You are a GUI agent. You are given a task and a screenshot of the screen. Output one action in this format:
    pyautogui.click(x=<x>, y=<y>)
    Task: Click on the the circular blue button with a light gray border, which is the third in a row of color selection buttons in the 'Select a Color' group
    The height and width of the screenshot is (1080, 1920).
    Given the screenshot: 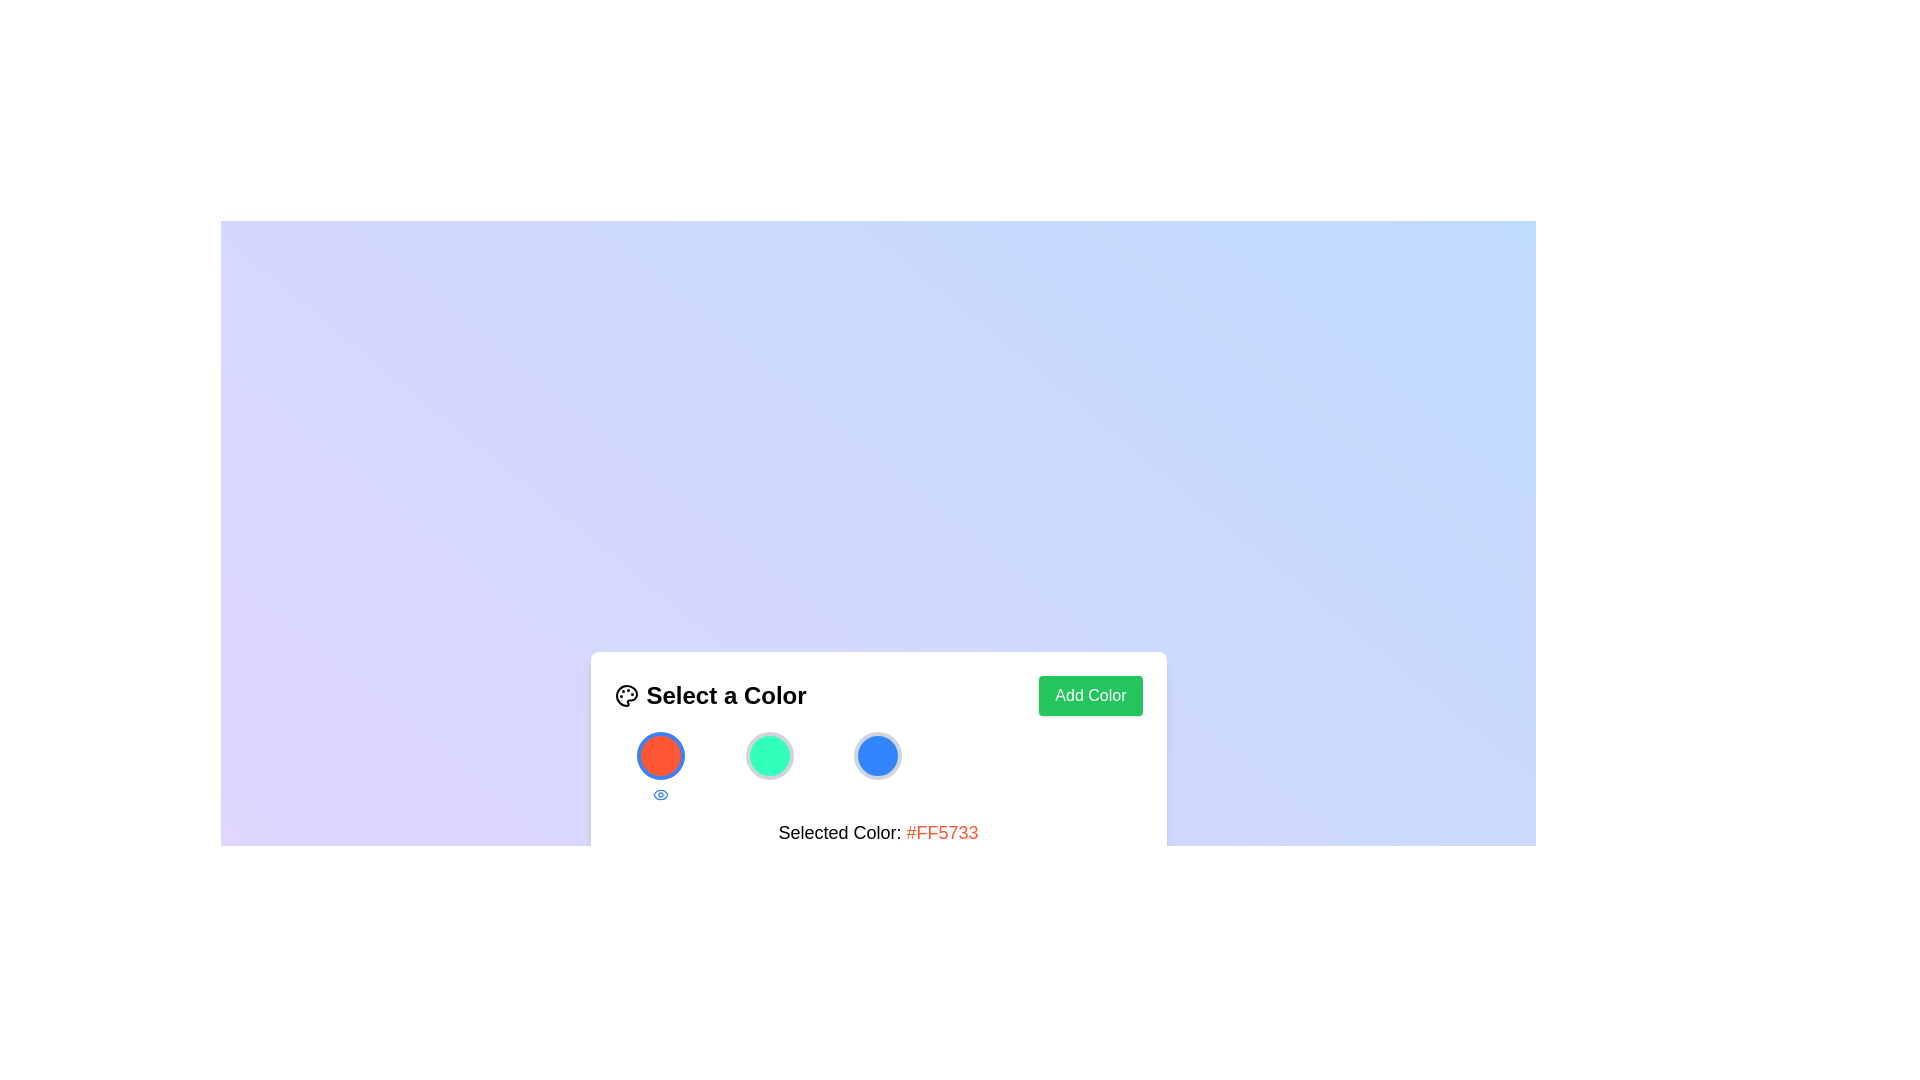 What is the action you would take?
    pyautogui.click(x=878, y=755)
    